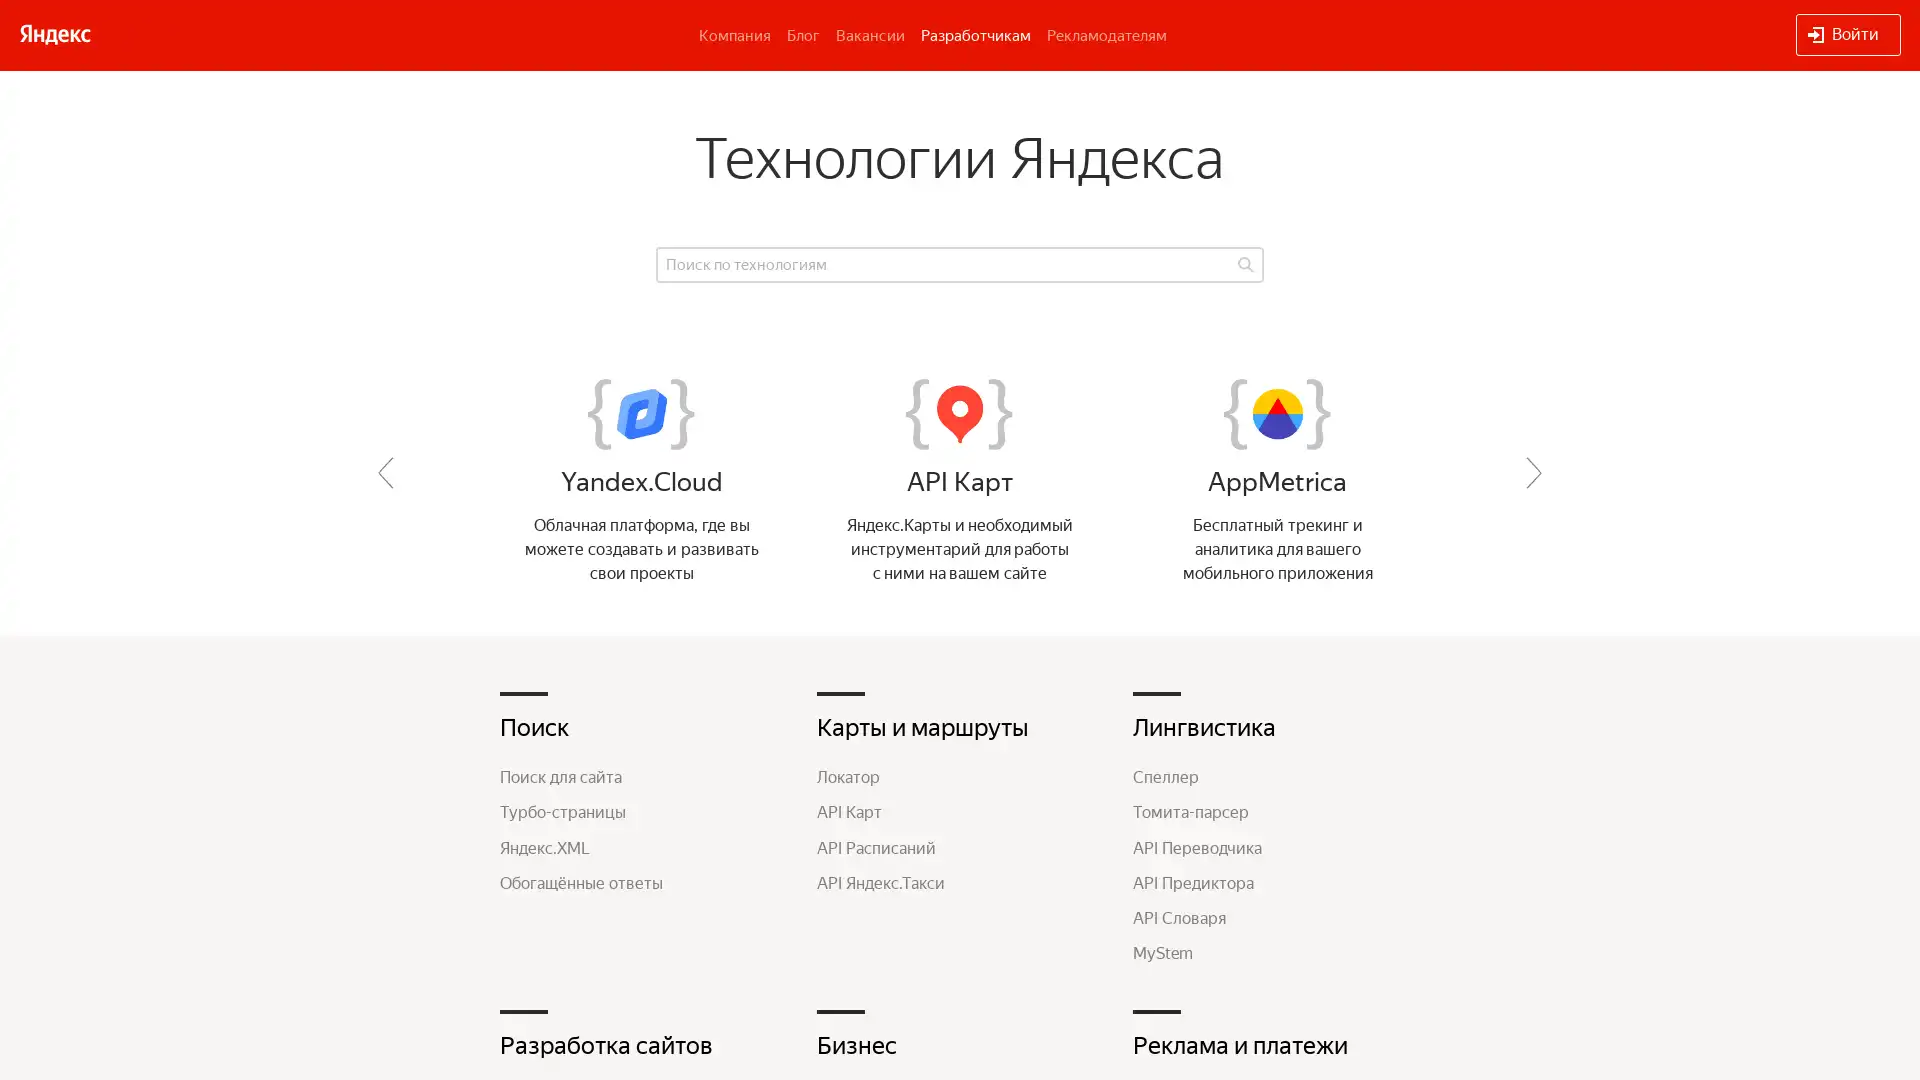  Describe the element at coordinates (385, 473) in the screenshot. I see `Previous slide` at that location.